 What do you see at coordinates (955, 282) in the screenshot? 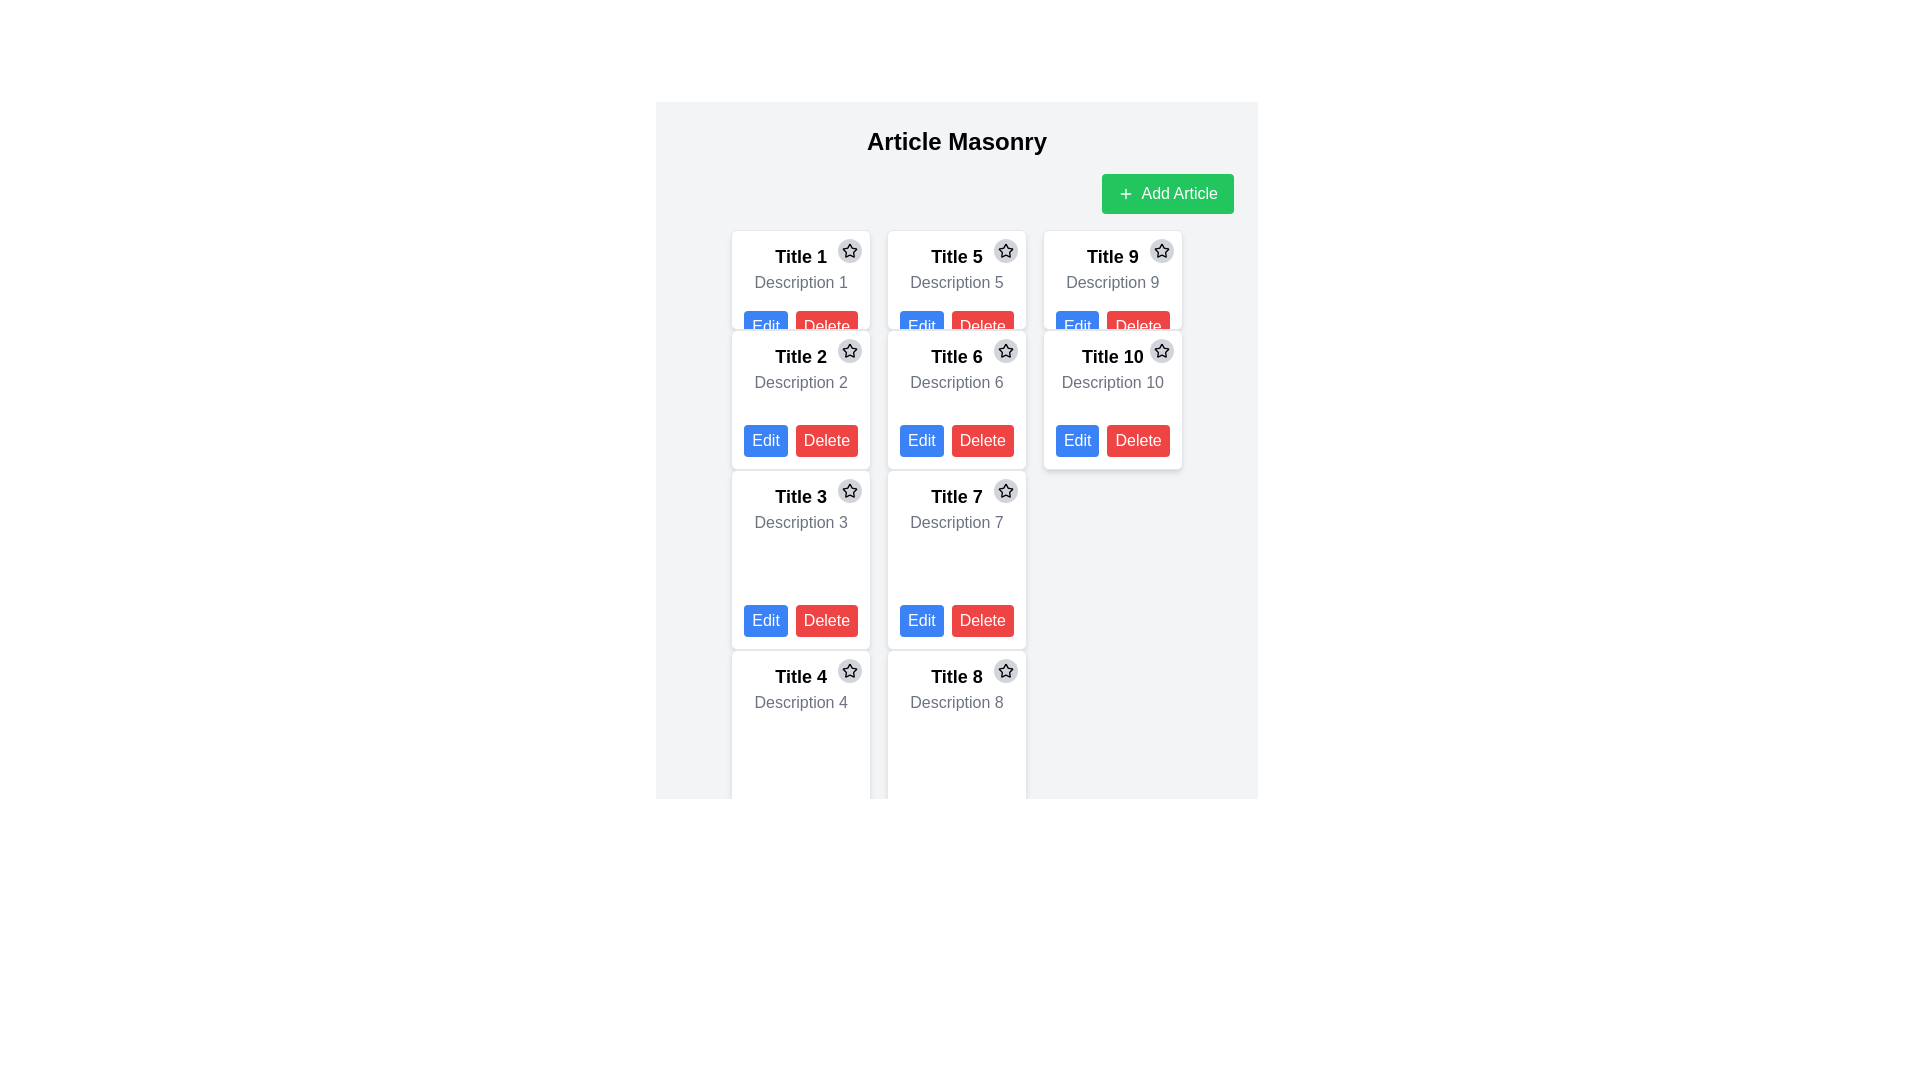
I see `the static text element displaying 'Description 5', which is styled in light gray and positioned below 'Title 5'` at bounding box center [955, 282].